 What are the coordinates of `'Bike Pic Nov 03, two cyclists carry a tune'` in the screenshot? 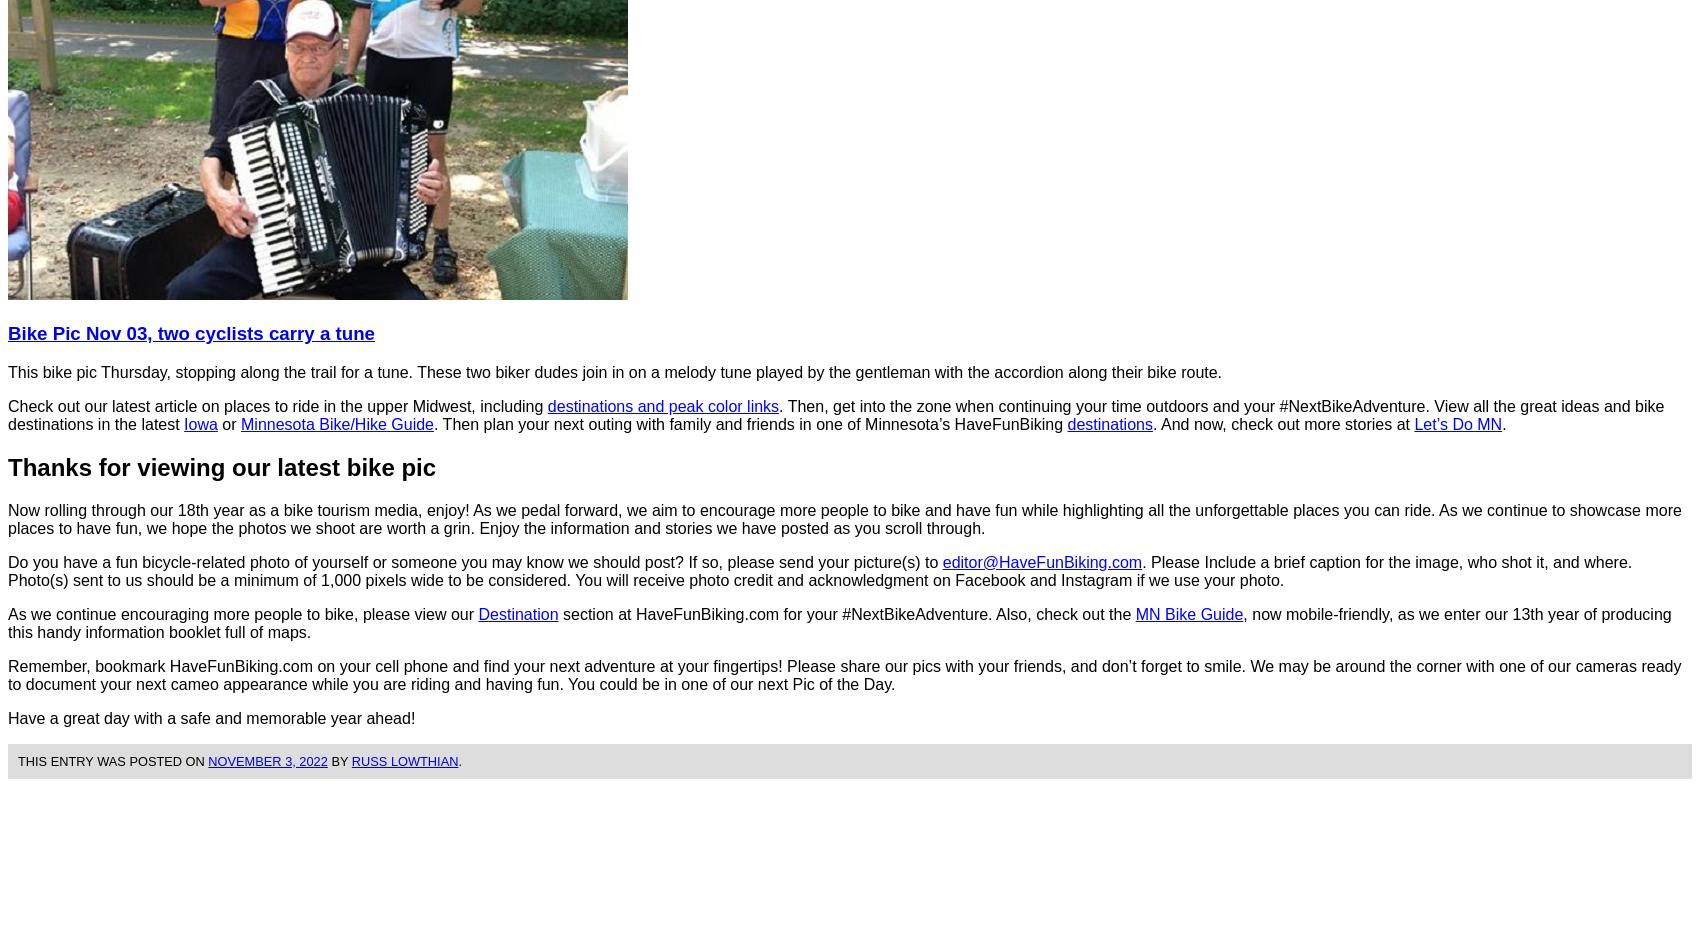 It's located at (190, 332).